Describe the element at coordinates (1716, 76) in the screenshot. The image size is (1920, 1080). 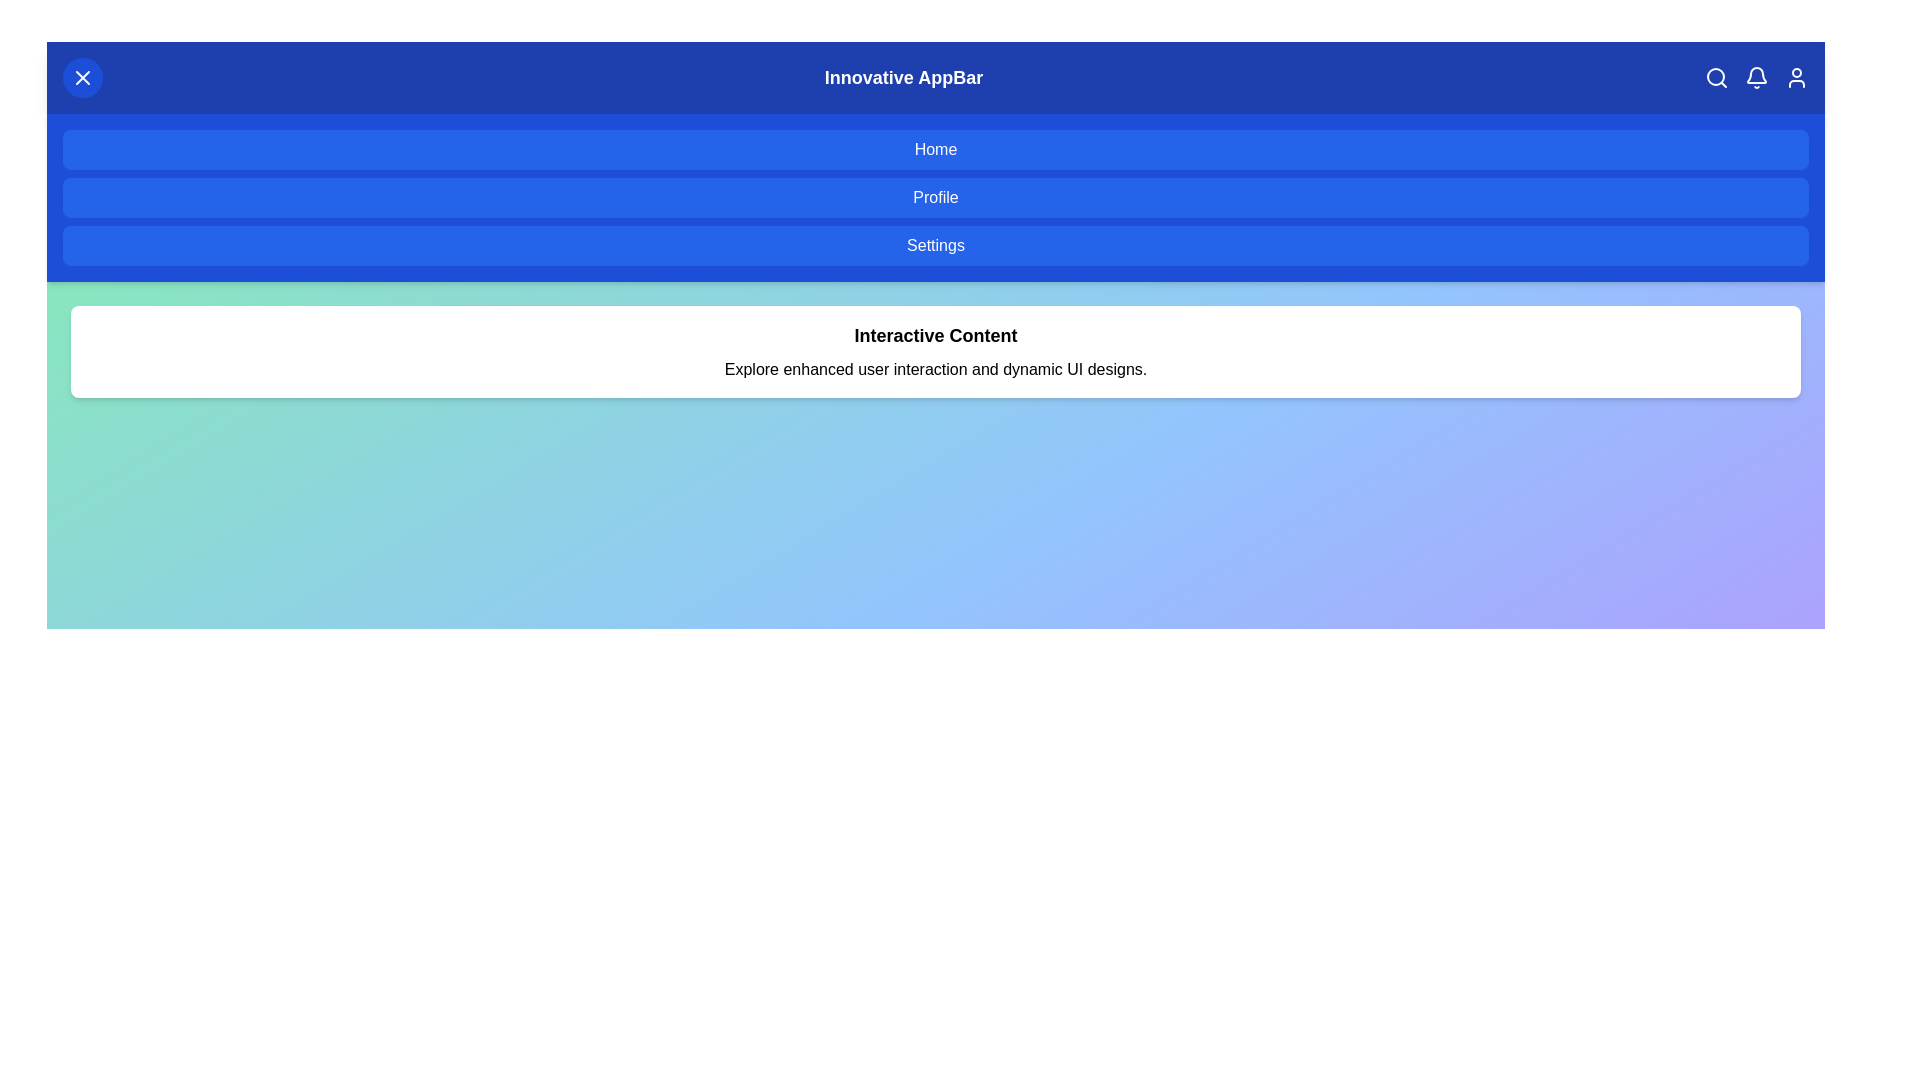
I see `the Search icon in the header` at that location.